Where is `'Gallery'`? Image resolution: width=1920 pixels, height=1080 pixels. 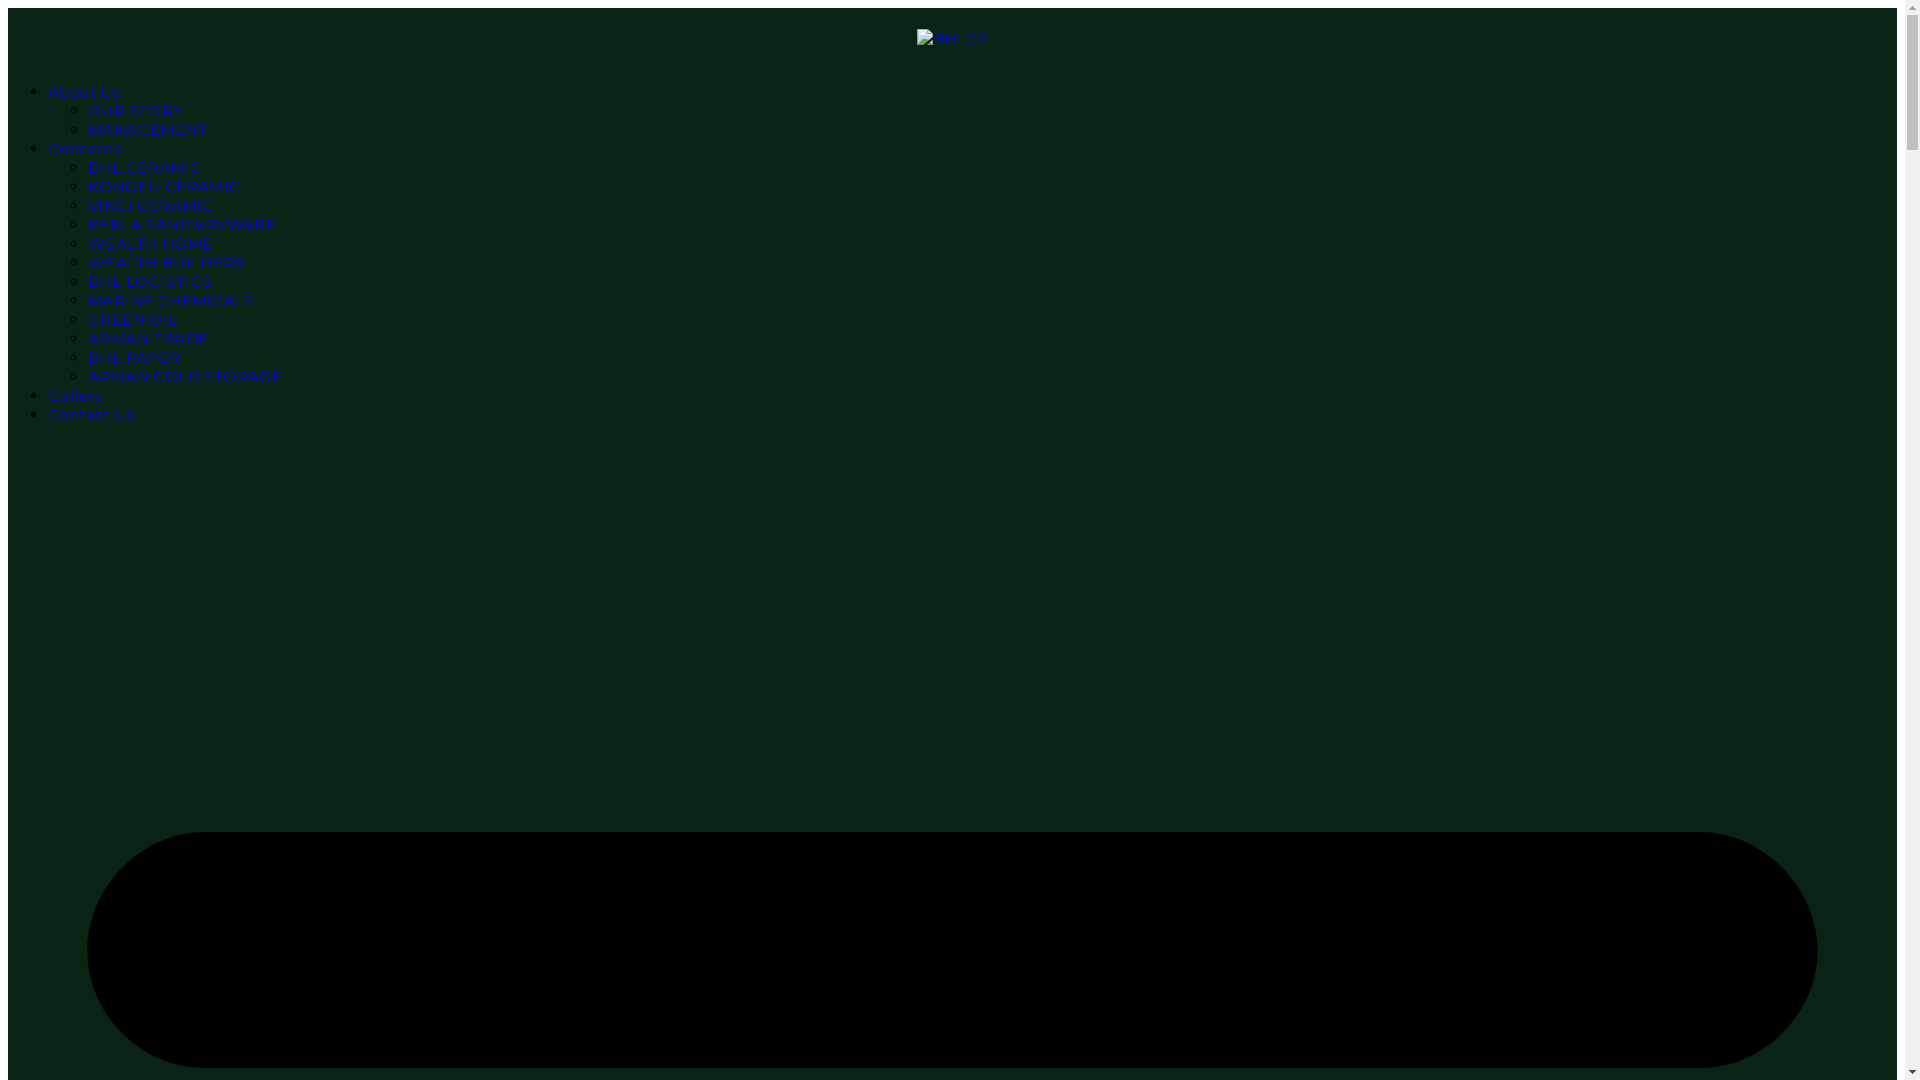
'Gallery' is located at coordinates (75, 395).